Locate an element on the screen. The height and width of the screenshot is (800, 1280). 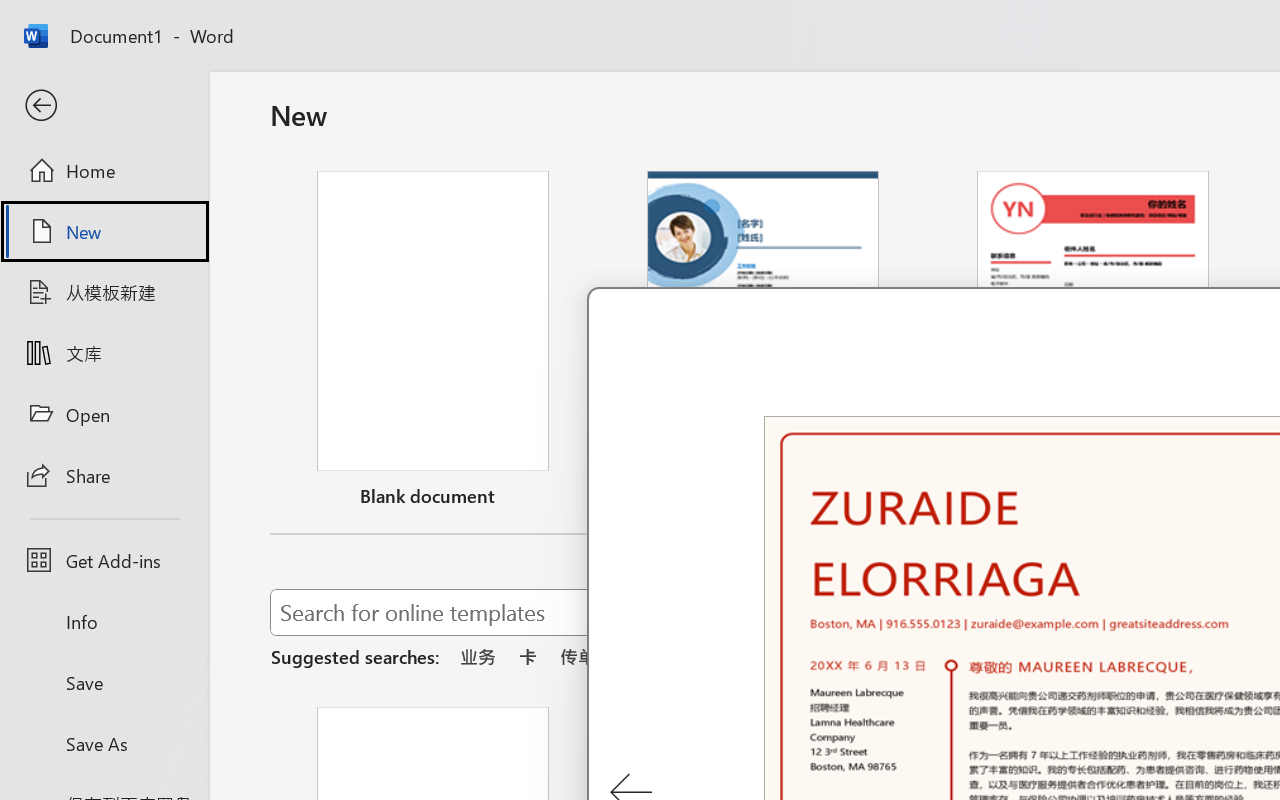
'New' is located at coordinates (103, 231).